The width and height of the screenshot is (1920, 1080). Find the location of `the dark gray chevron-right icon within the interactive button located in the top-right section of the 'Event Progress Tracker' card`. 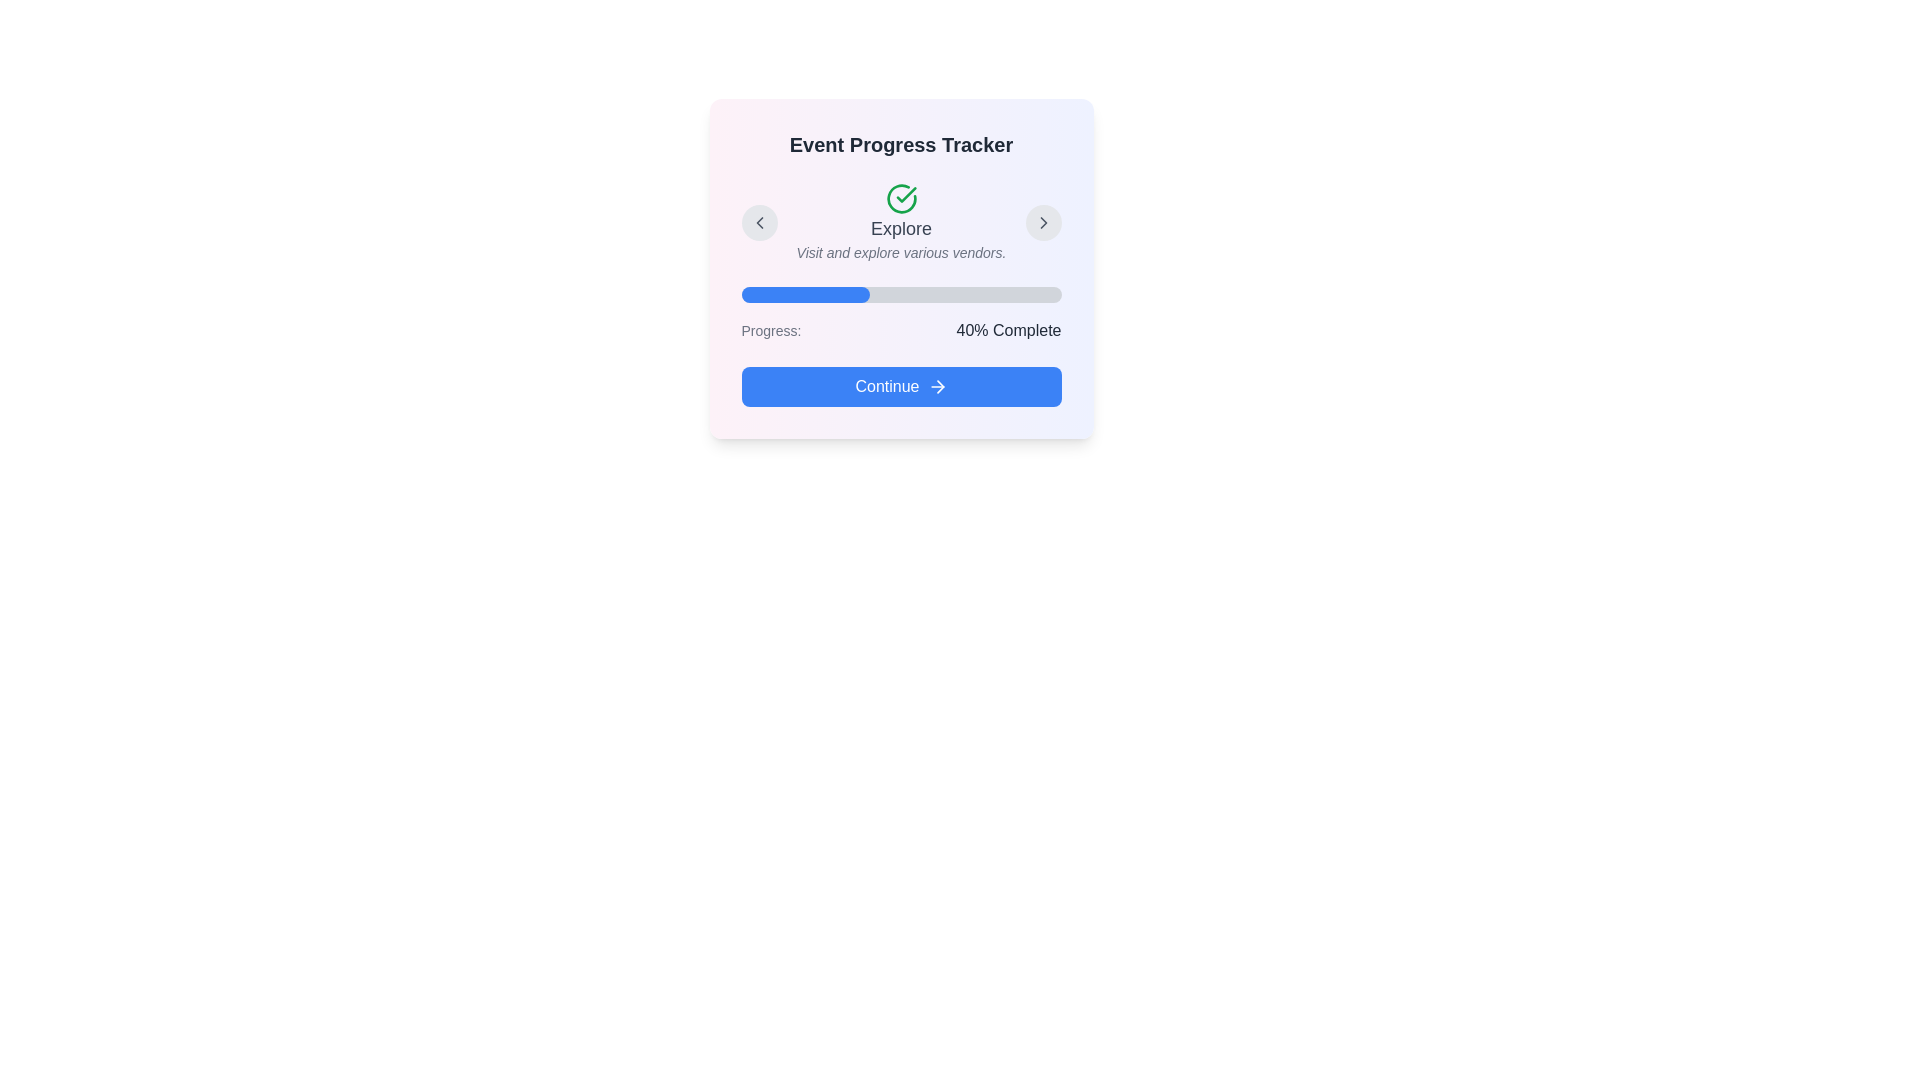

the dark gray chevron-right icon within the interactive button located in the top-right section of the 'Event Progress Tracker' card is located at coordinates (1042, 223).